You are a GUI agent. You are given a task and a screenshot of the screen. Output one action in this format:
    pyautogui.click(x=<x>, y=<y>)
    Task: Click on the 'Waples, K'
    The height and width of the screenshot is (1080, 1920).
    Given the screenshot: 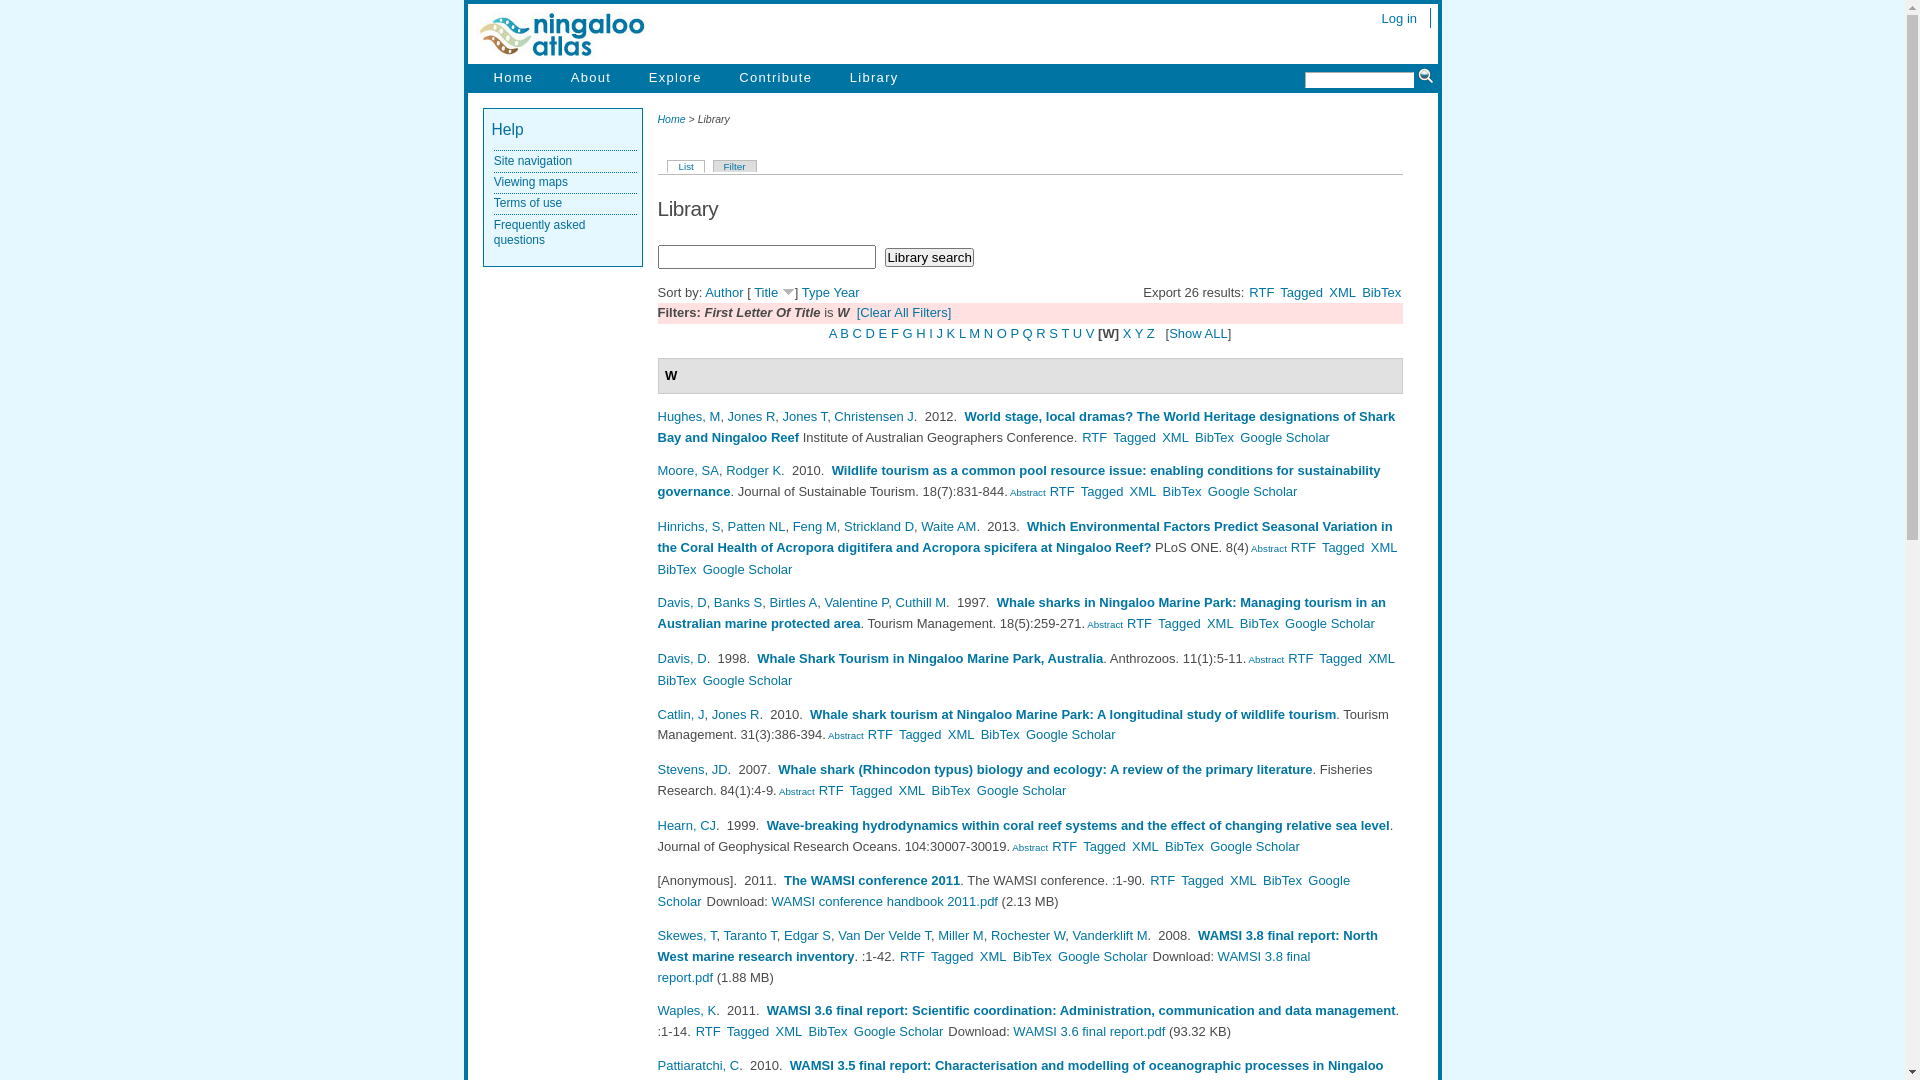 What is the action you would take?
    pyautogui.click(x=687, y=1010)
    